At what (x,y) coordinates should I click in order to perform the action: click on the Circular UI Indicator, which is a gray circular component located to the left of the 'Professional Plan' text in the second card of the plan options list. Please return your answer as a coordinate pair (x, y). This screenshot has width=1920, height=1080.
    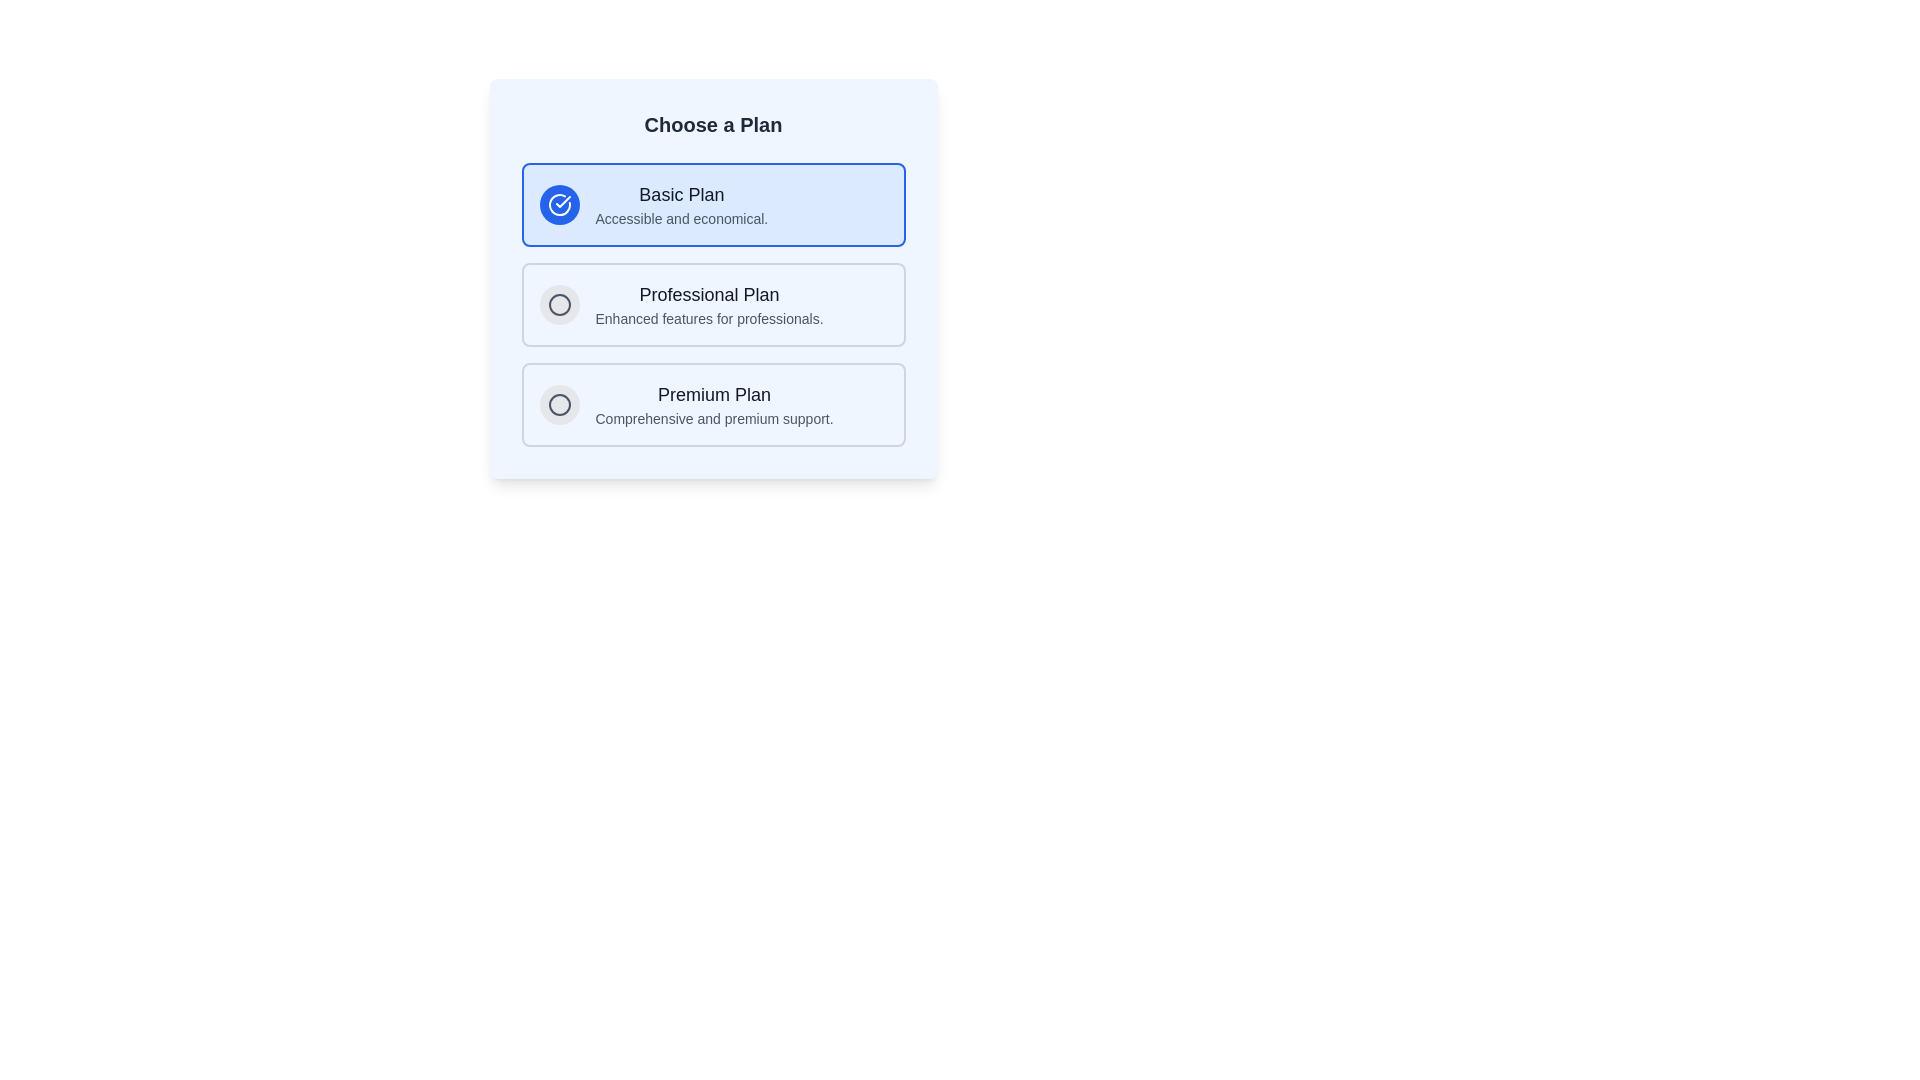
    Looking at the image, I should click on (559, 304).